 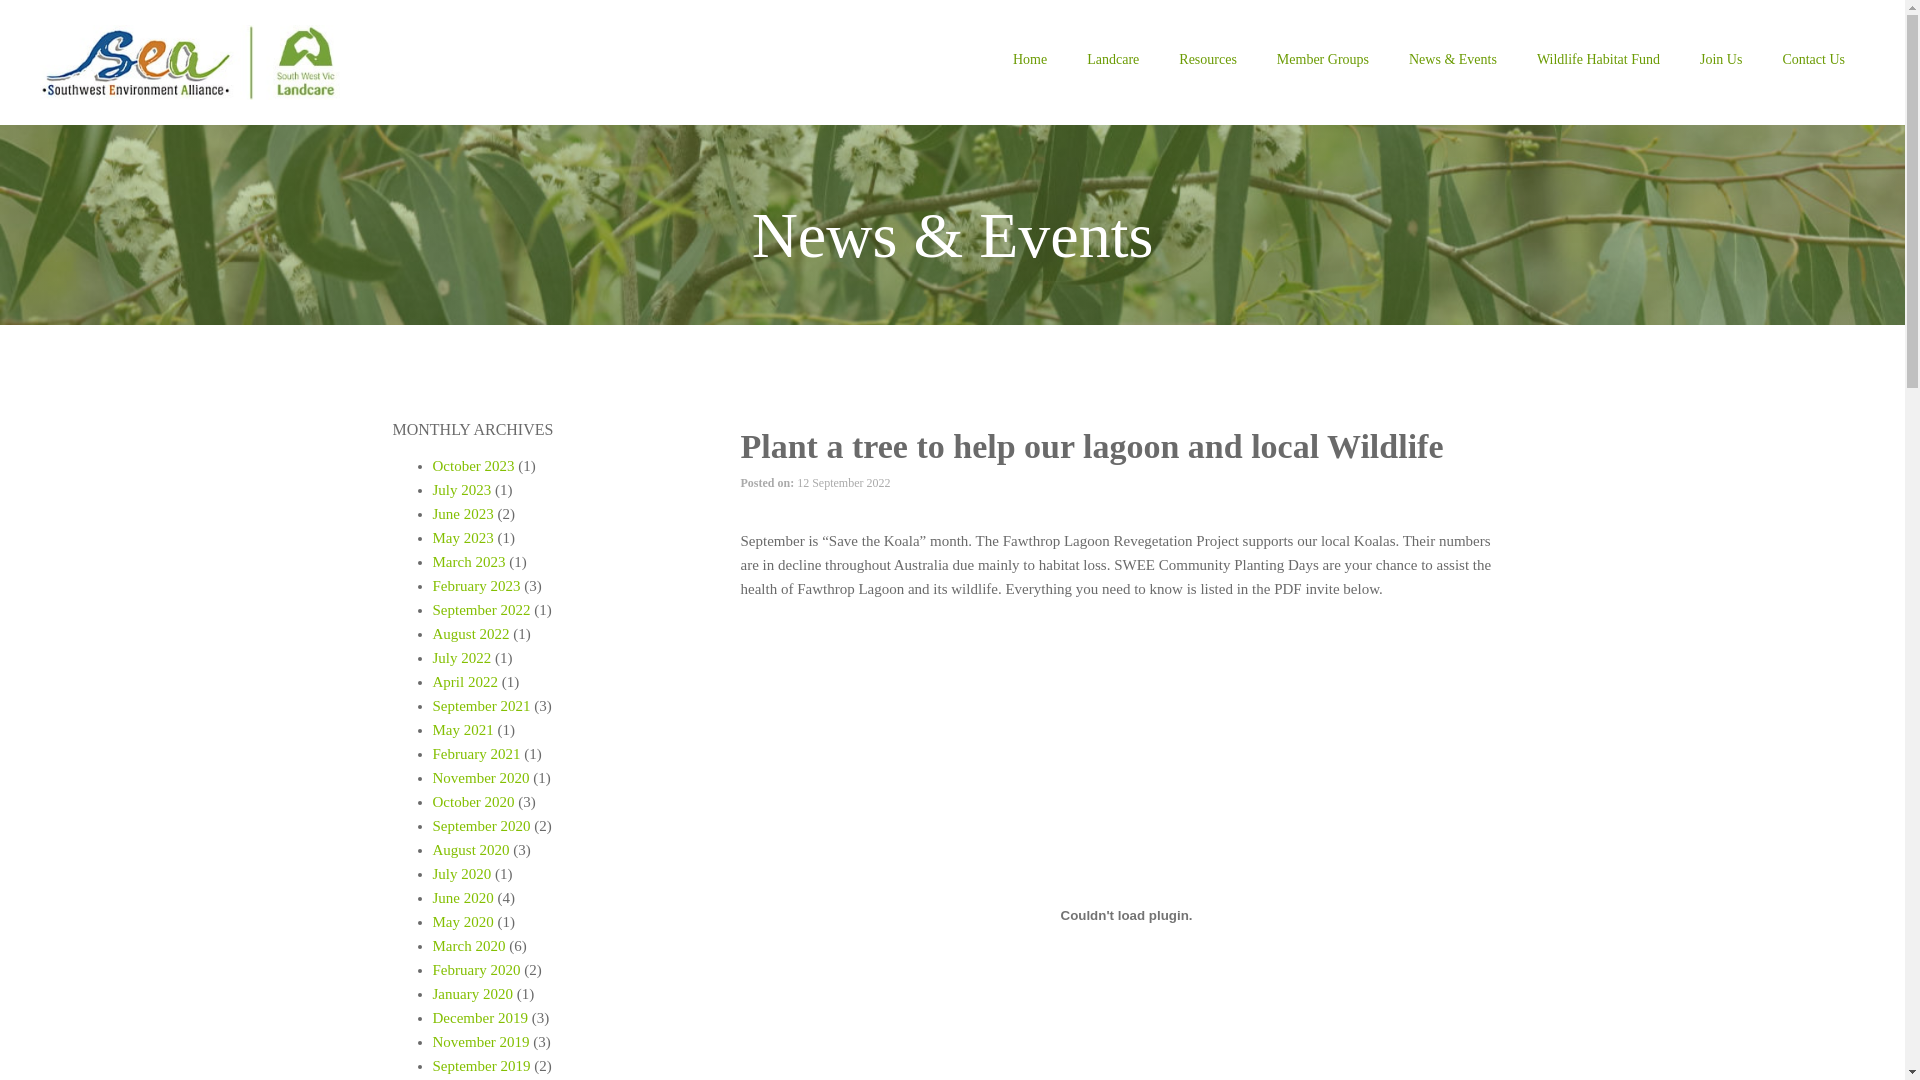 What do you see at coordinates (460, 658) in the screenshot?
I see `'July 2022'` at bounding box center [460, 658].